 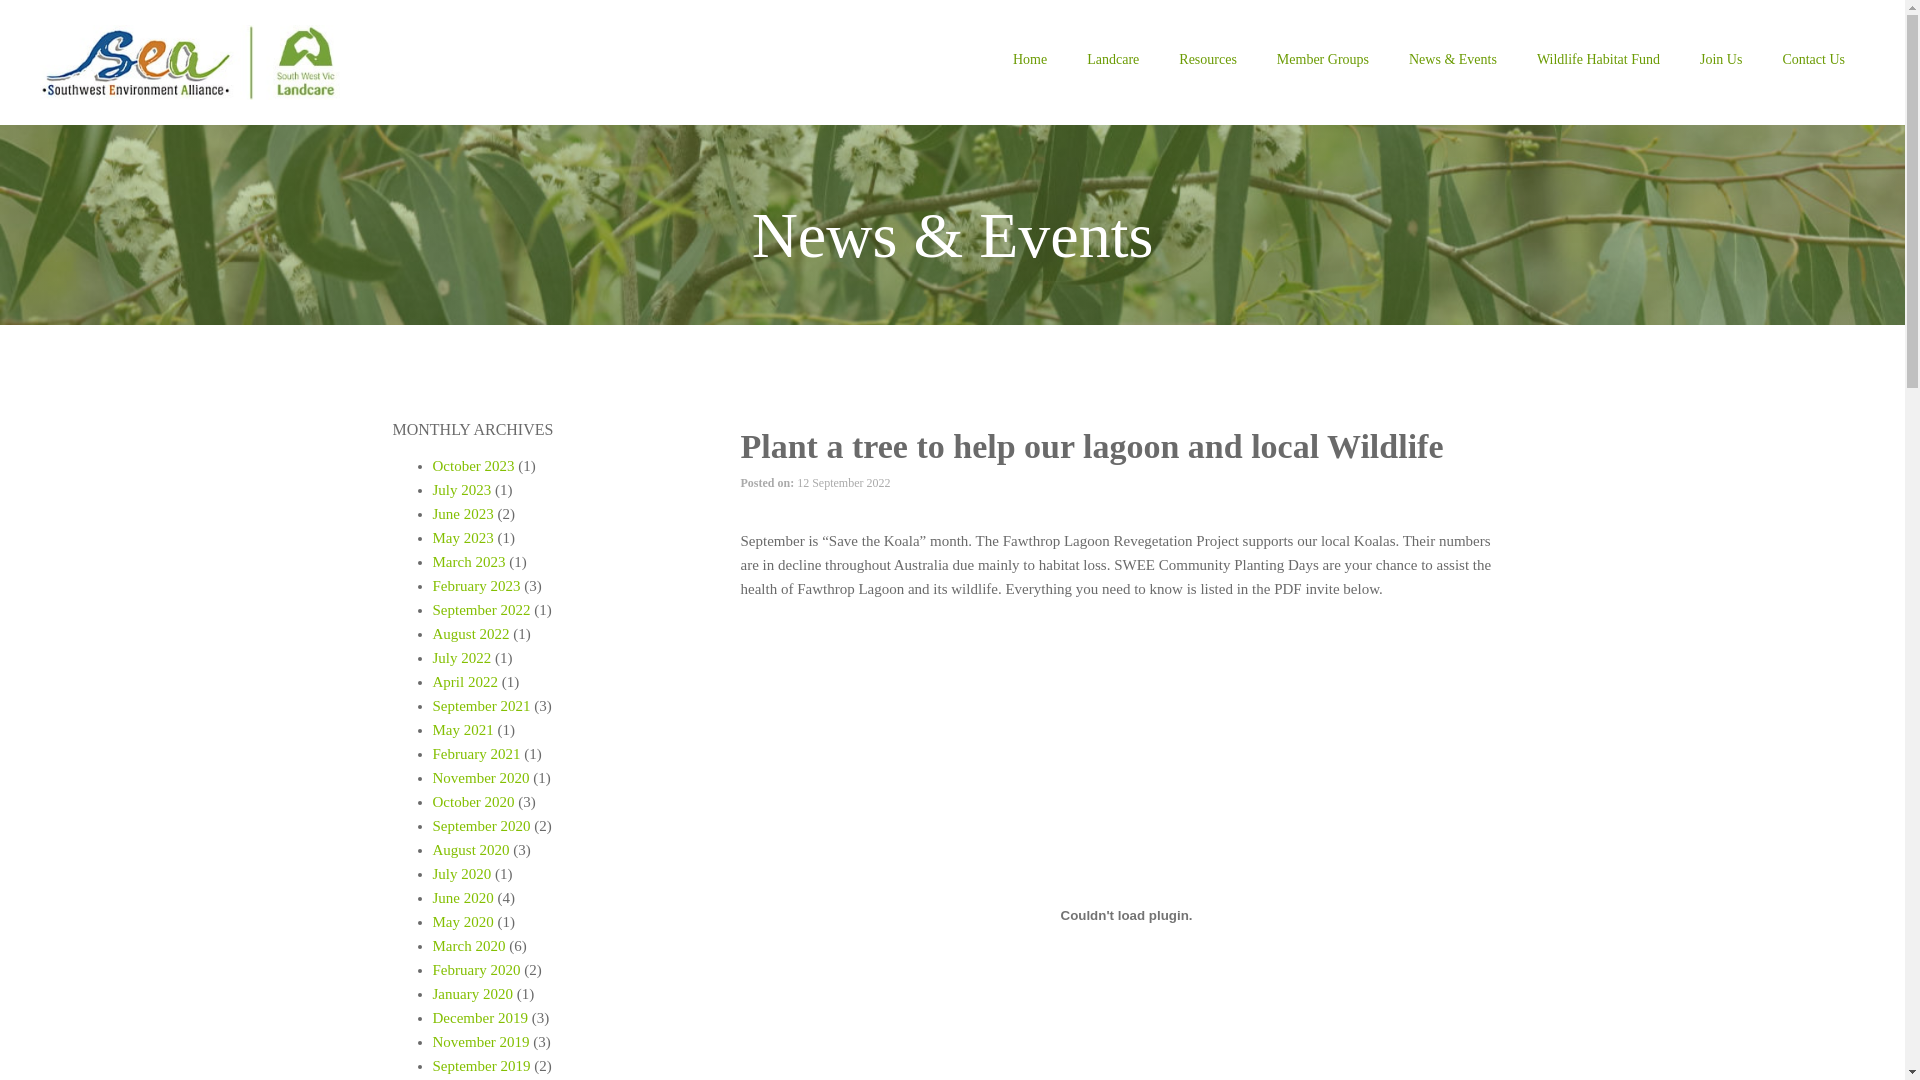 What do you see at coordinates (460, 658) in the screenshot?
I see `'July 2022'` at bounding box center [460, 658].